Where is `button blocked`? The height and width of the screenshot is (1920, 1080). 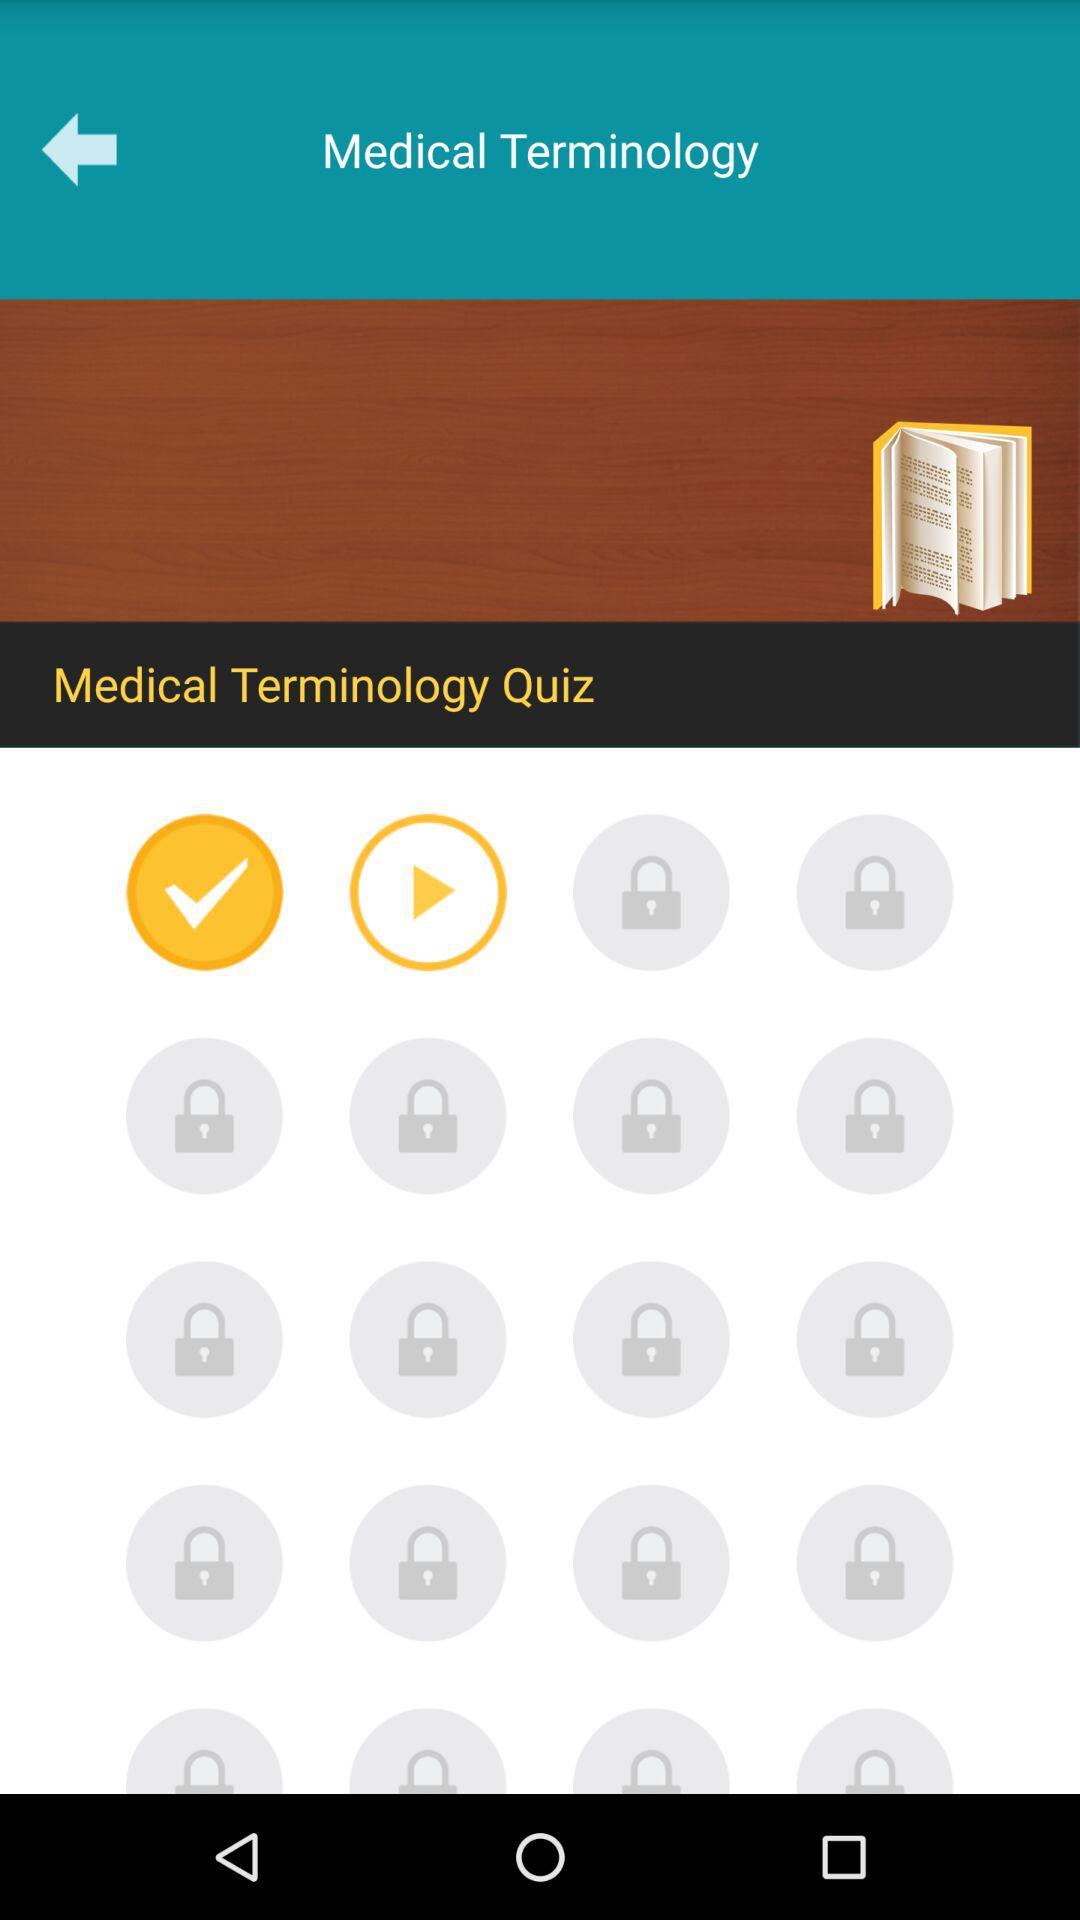
button blocked is located at coordinates (651, 891).